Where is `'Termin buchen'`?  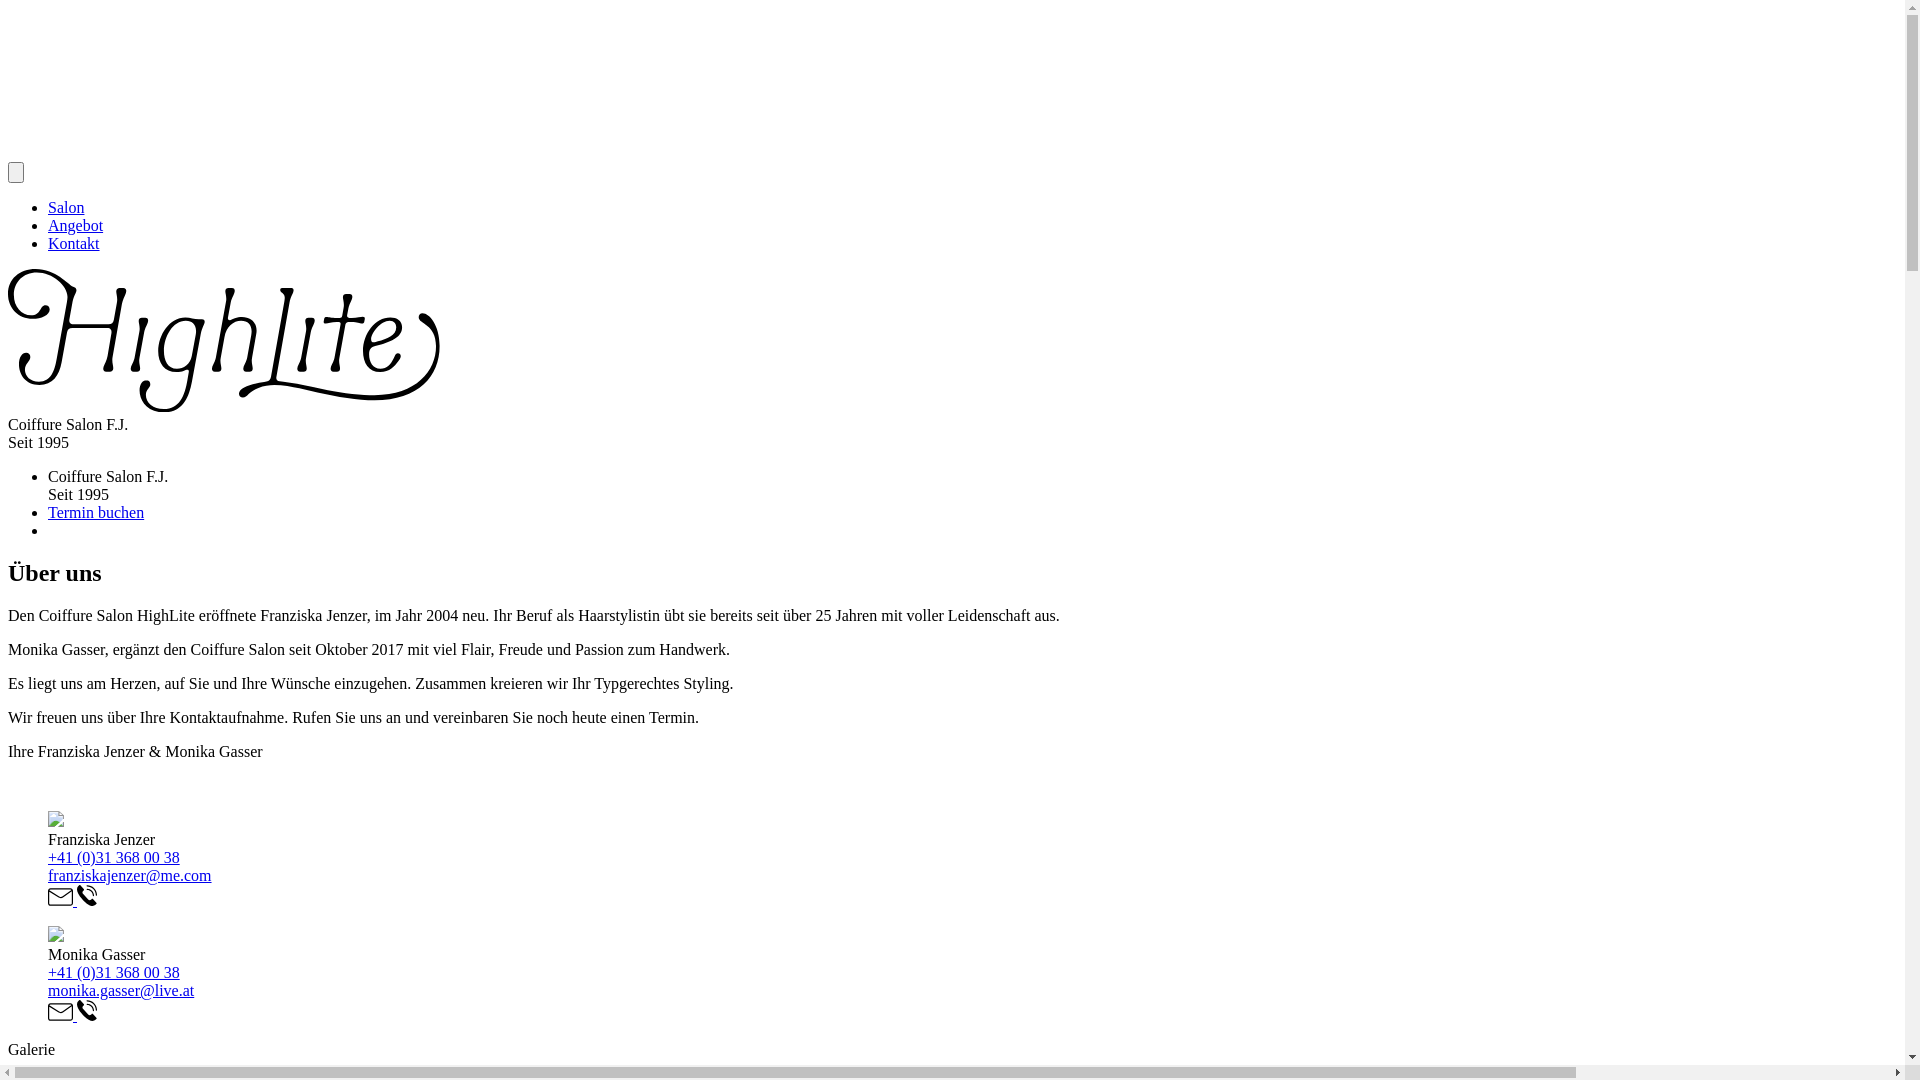 'Termin buchen' is located at coordinates (95, 511).